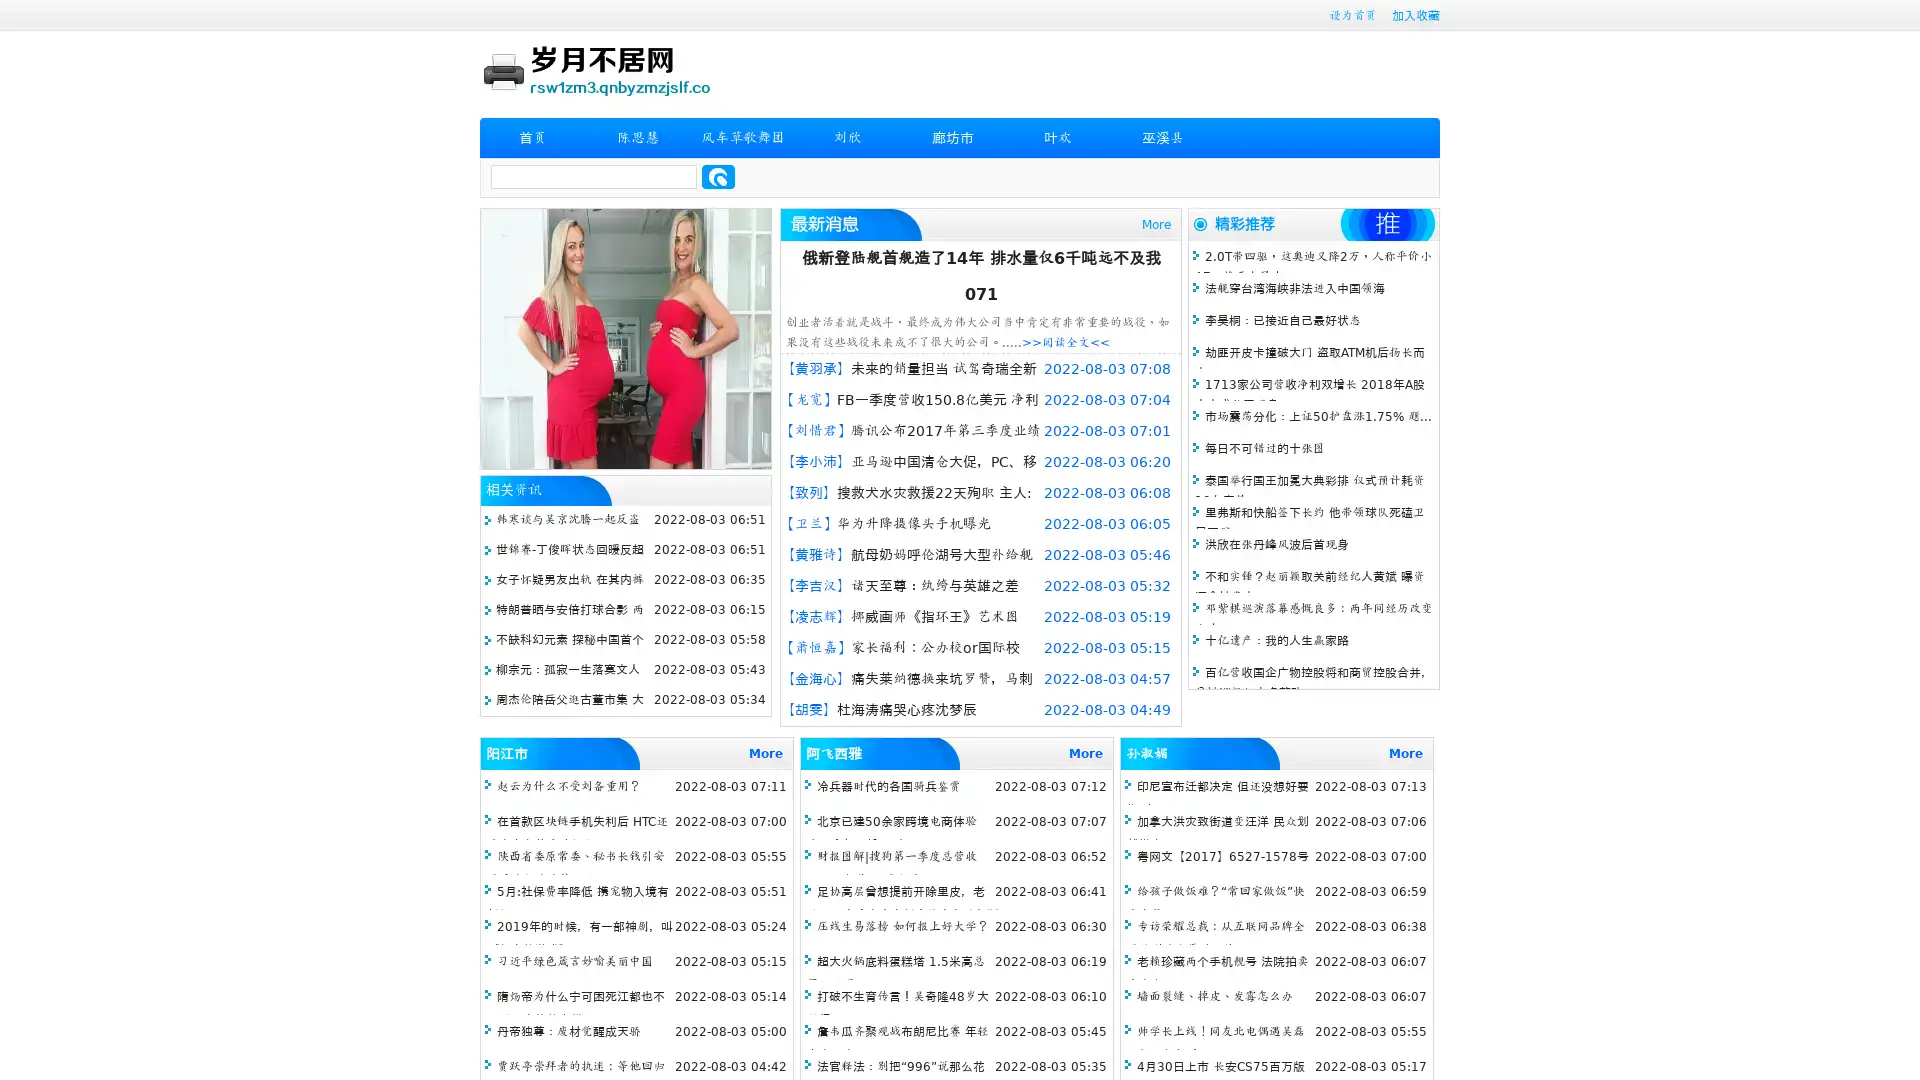  I want to click on Search, so click(718, 176).